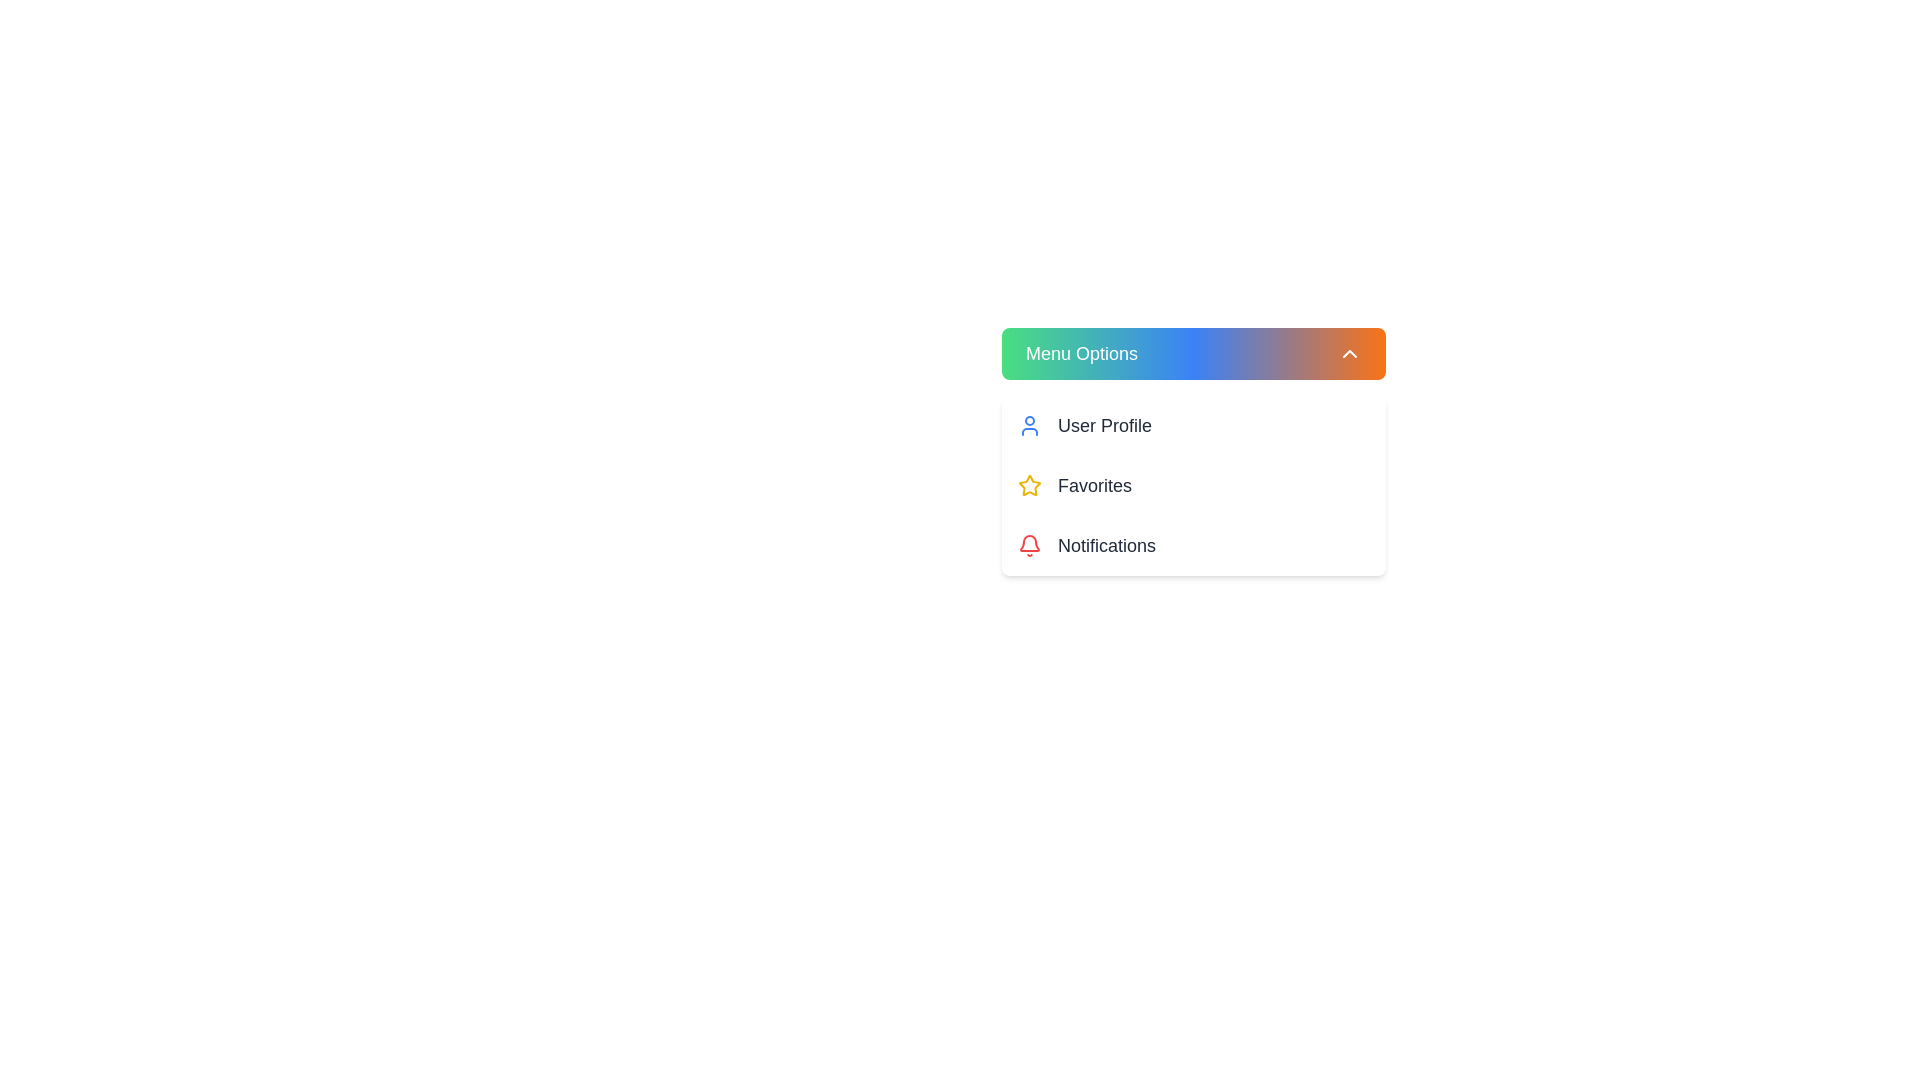  What do you see at coordinates (1106, 546) in the screenshot?
I see `the 'Notifications' text label, which is styled in a large, medium-weight, gray-colored font and is located in the third row of a vertical menu adjacent to the red bell icon` at bounding box center [1106, 546].